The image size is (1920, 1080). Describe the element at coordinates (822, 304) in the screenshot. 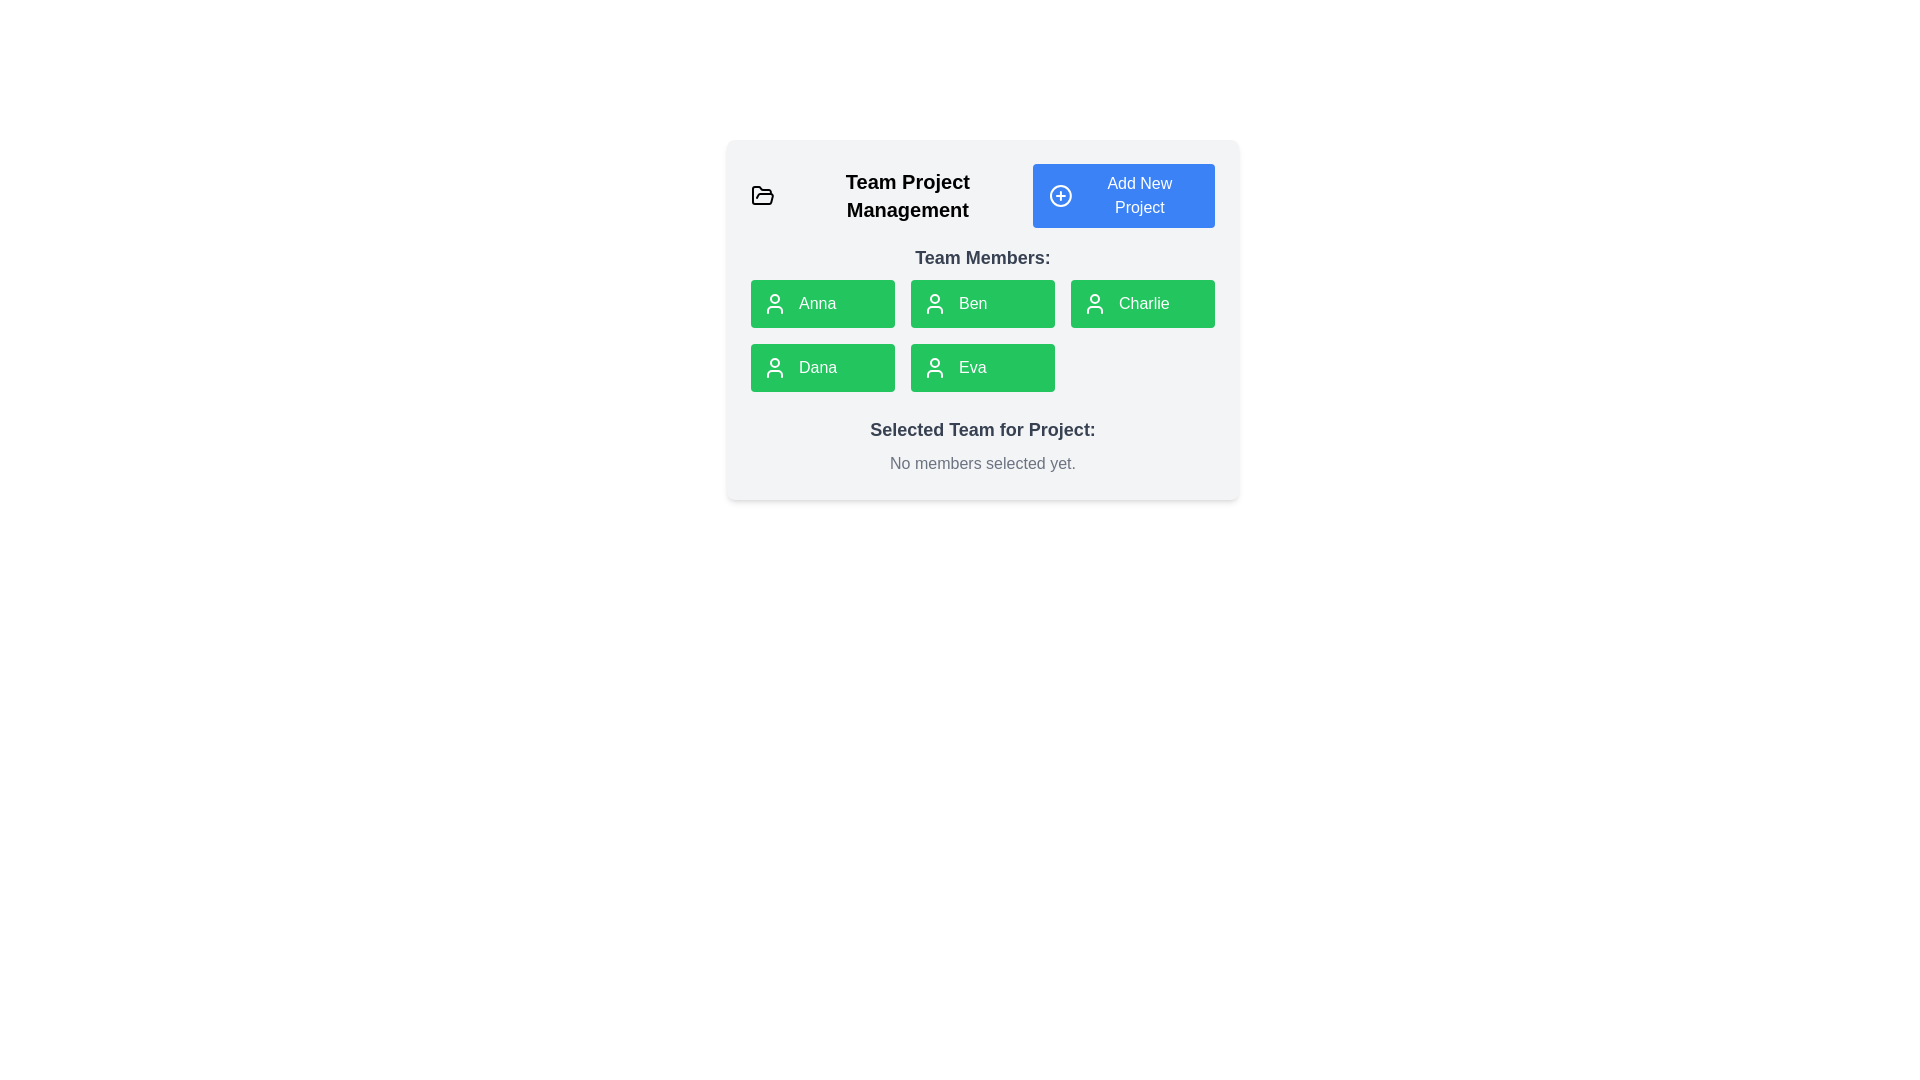

I see `the green button labeled 'Anna' with a person icon` at that location.